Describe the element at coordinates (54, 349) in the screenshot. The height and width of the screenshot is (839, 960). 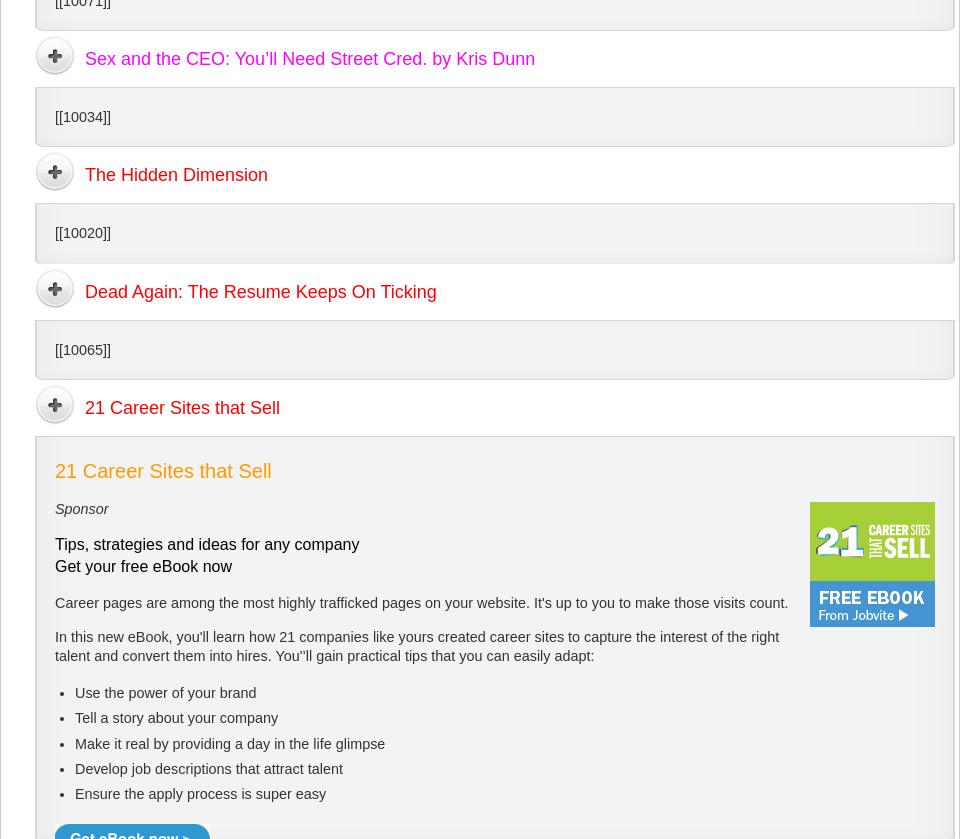
I see `'[[10065]]'` at that location.